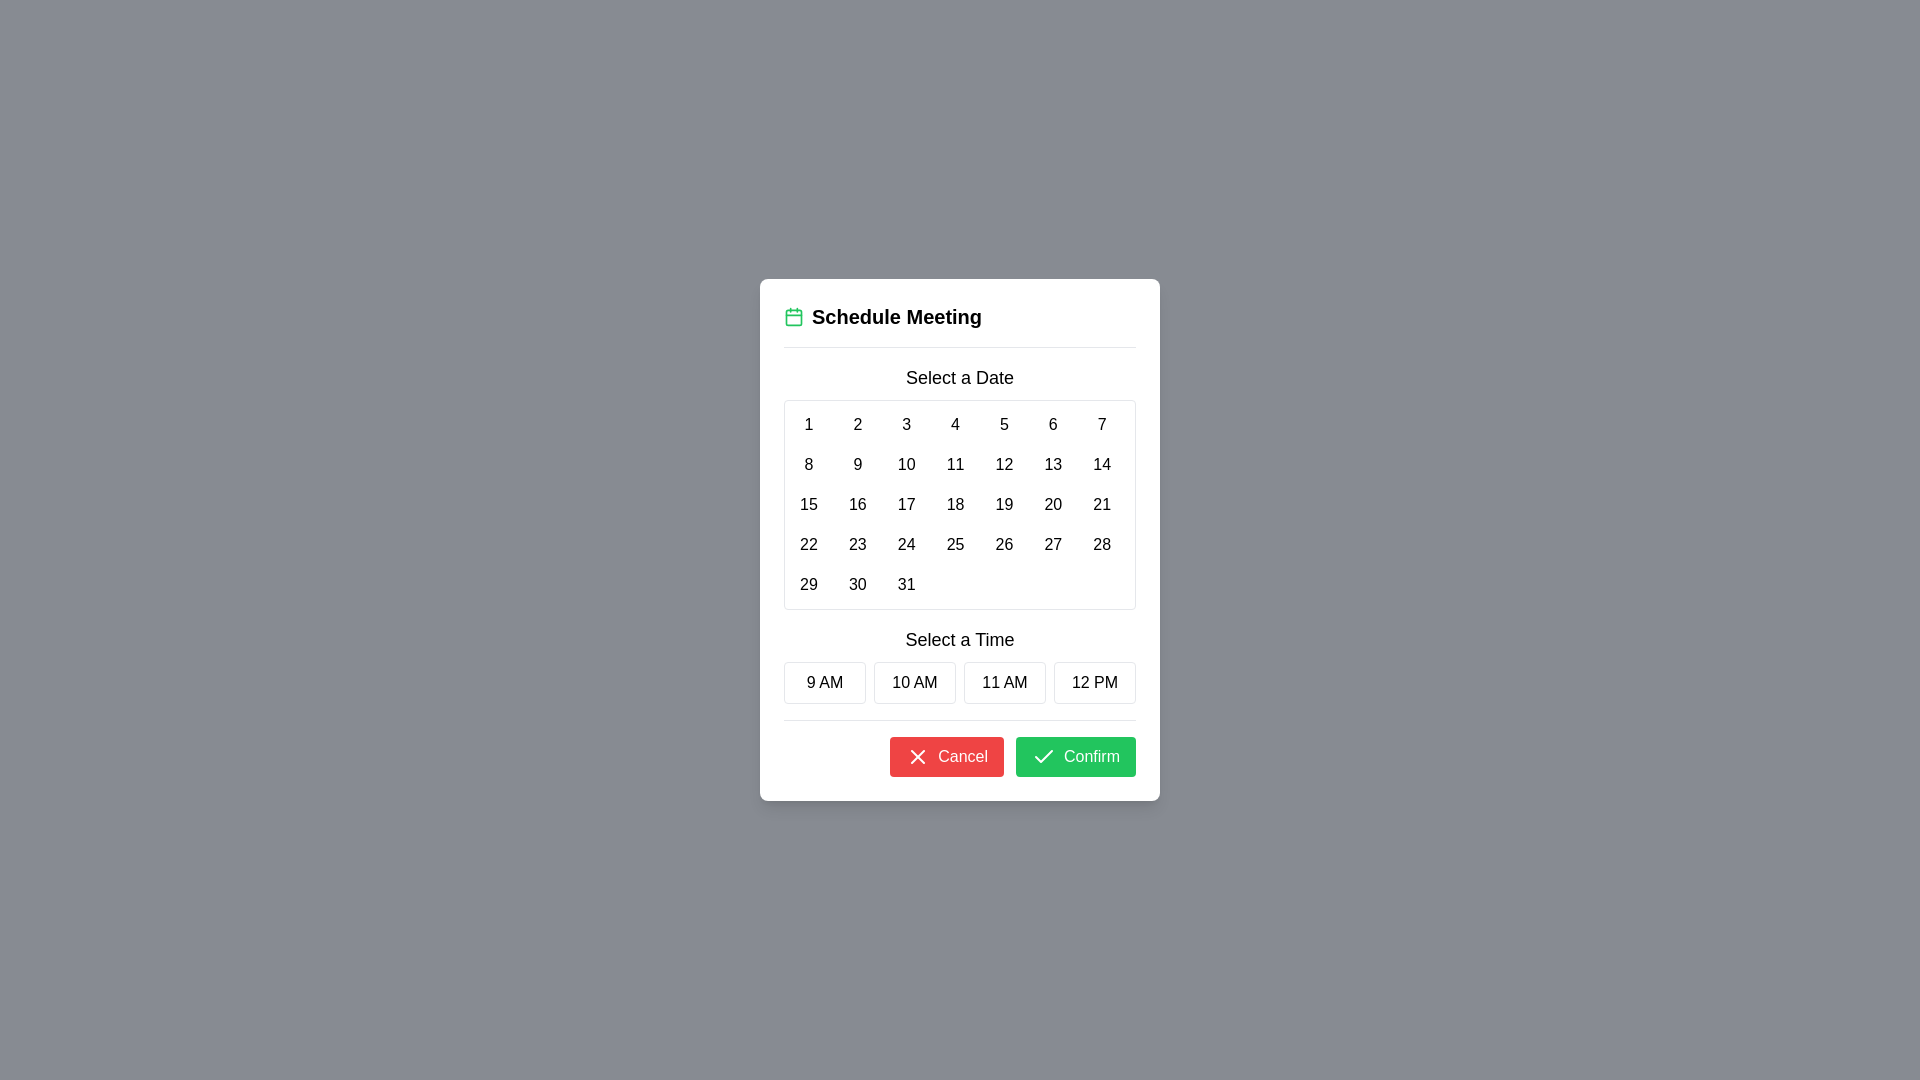 This screenshot has width=1920, height=1080. I want to click on the rounded square button labeled '29', so click(809, 585).